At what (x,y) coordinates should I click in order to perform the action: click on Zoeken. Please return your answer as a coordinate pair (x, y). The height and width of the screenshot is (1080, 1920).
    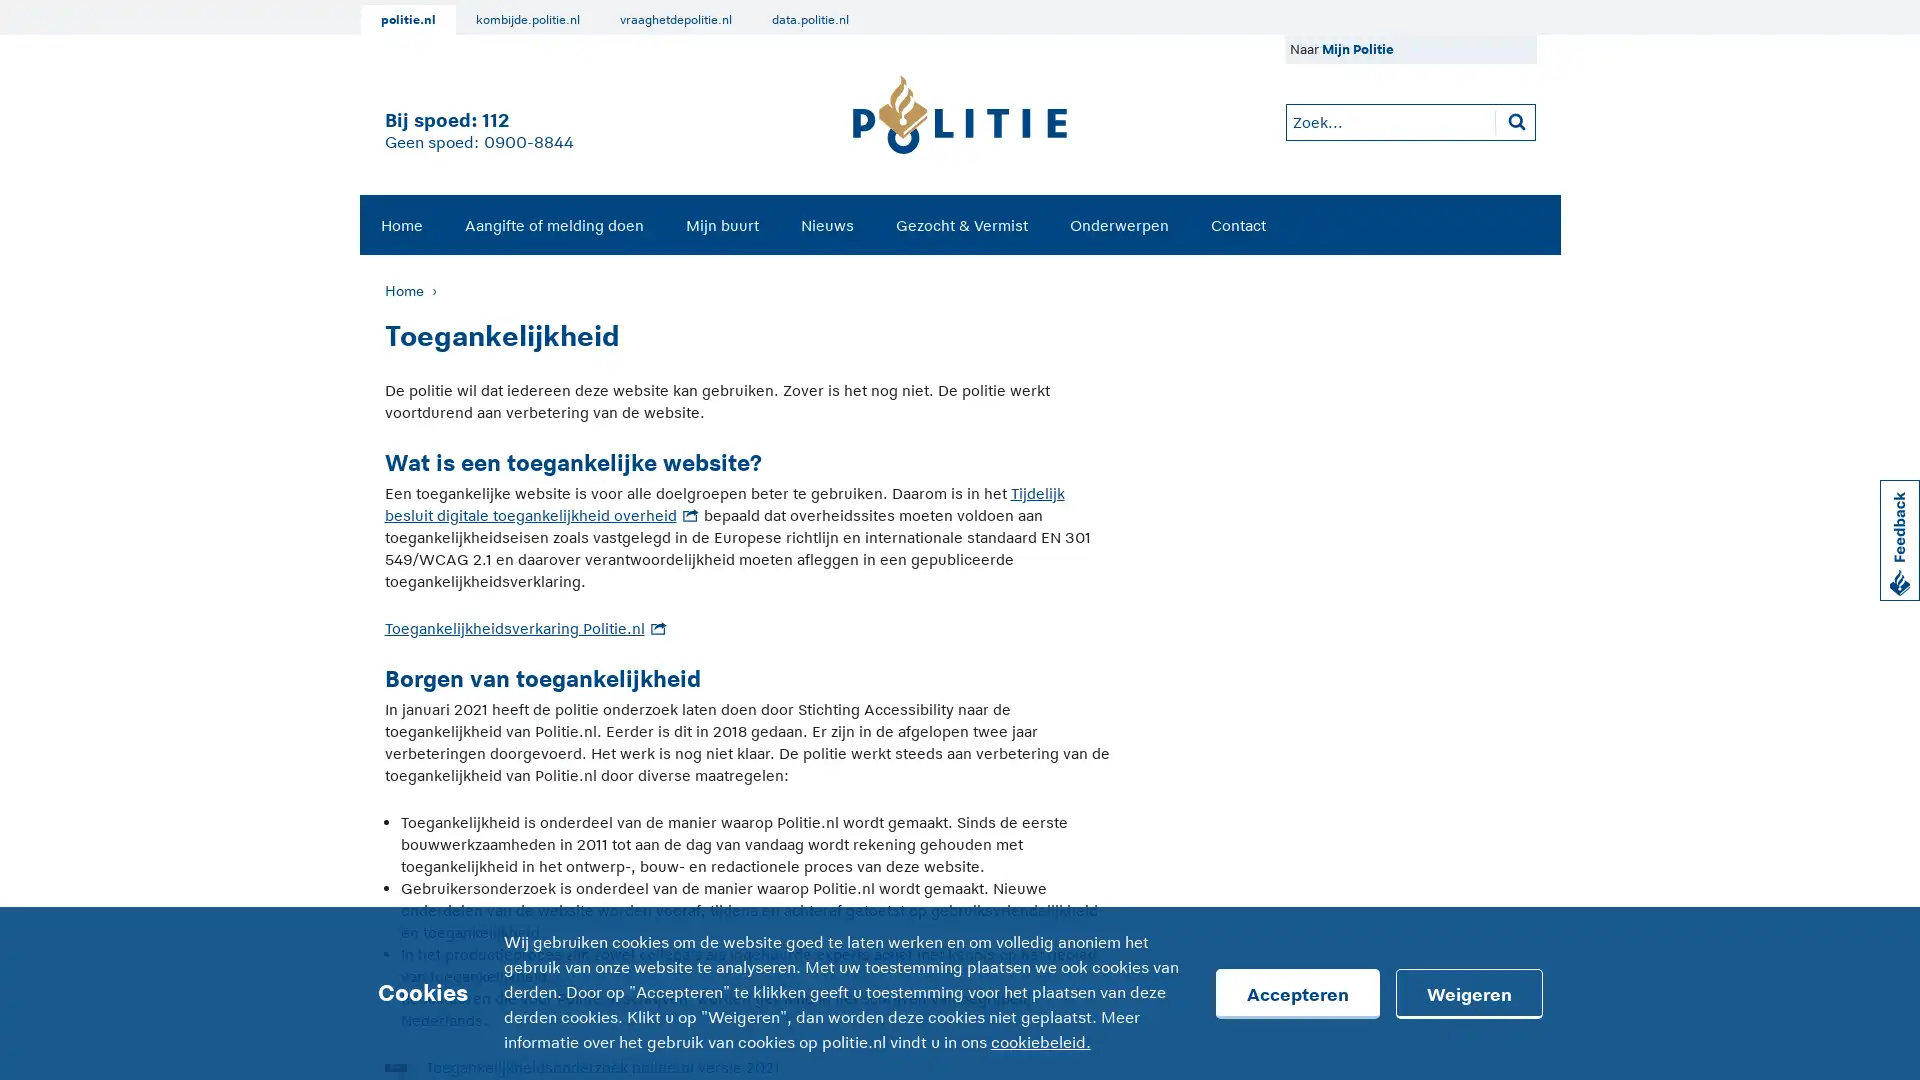
    Looking at the image, I should click on (1284, 139).